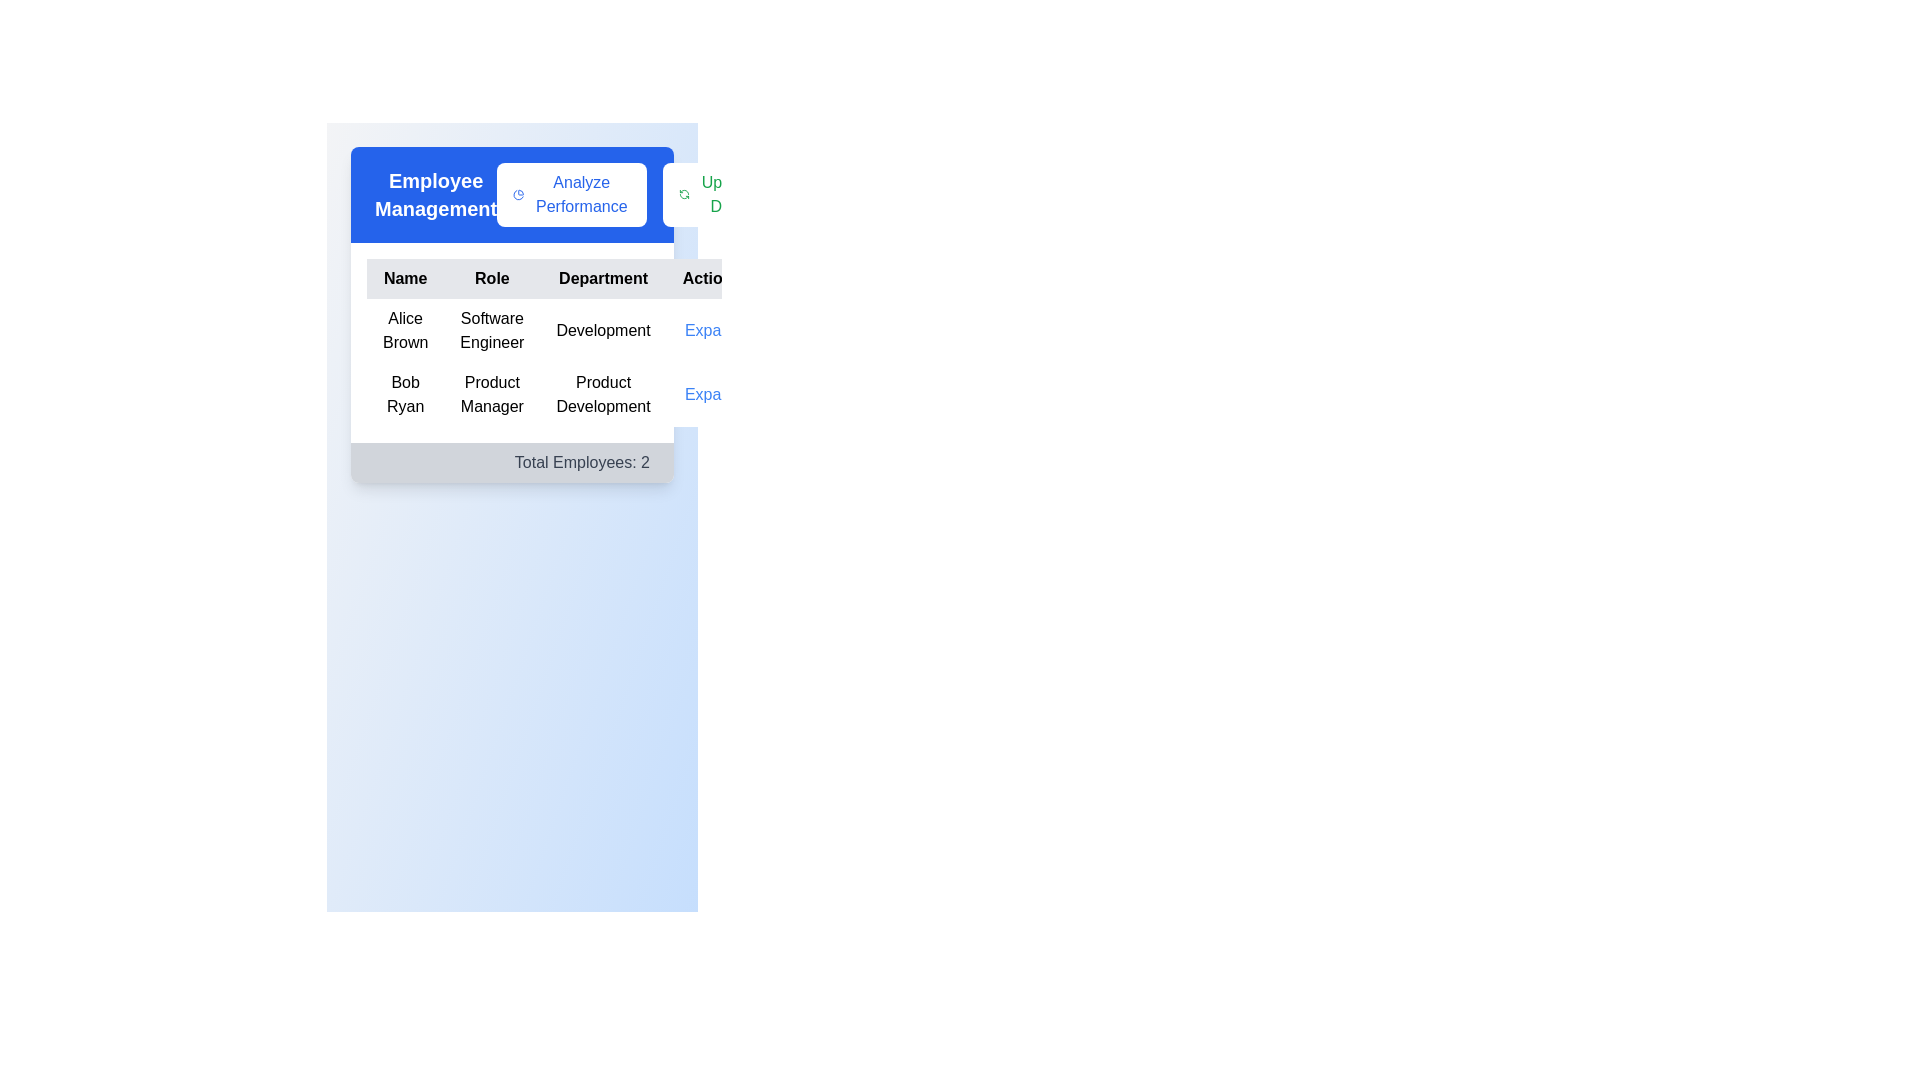  Describe the element at coordinates (561, 362) in the screenshot. I see `the name or role in the second row of the table containing 'Alice Brown' and 'Bob Ryan'` at that location.